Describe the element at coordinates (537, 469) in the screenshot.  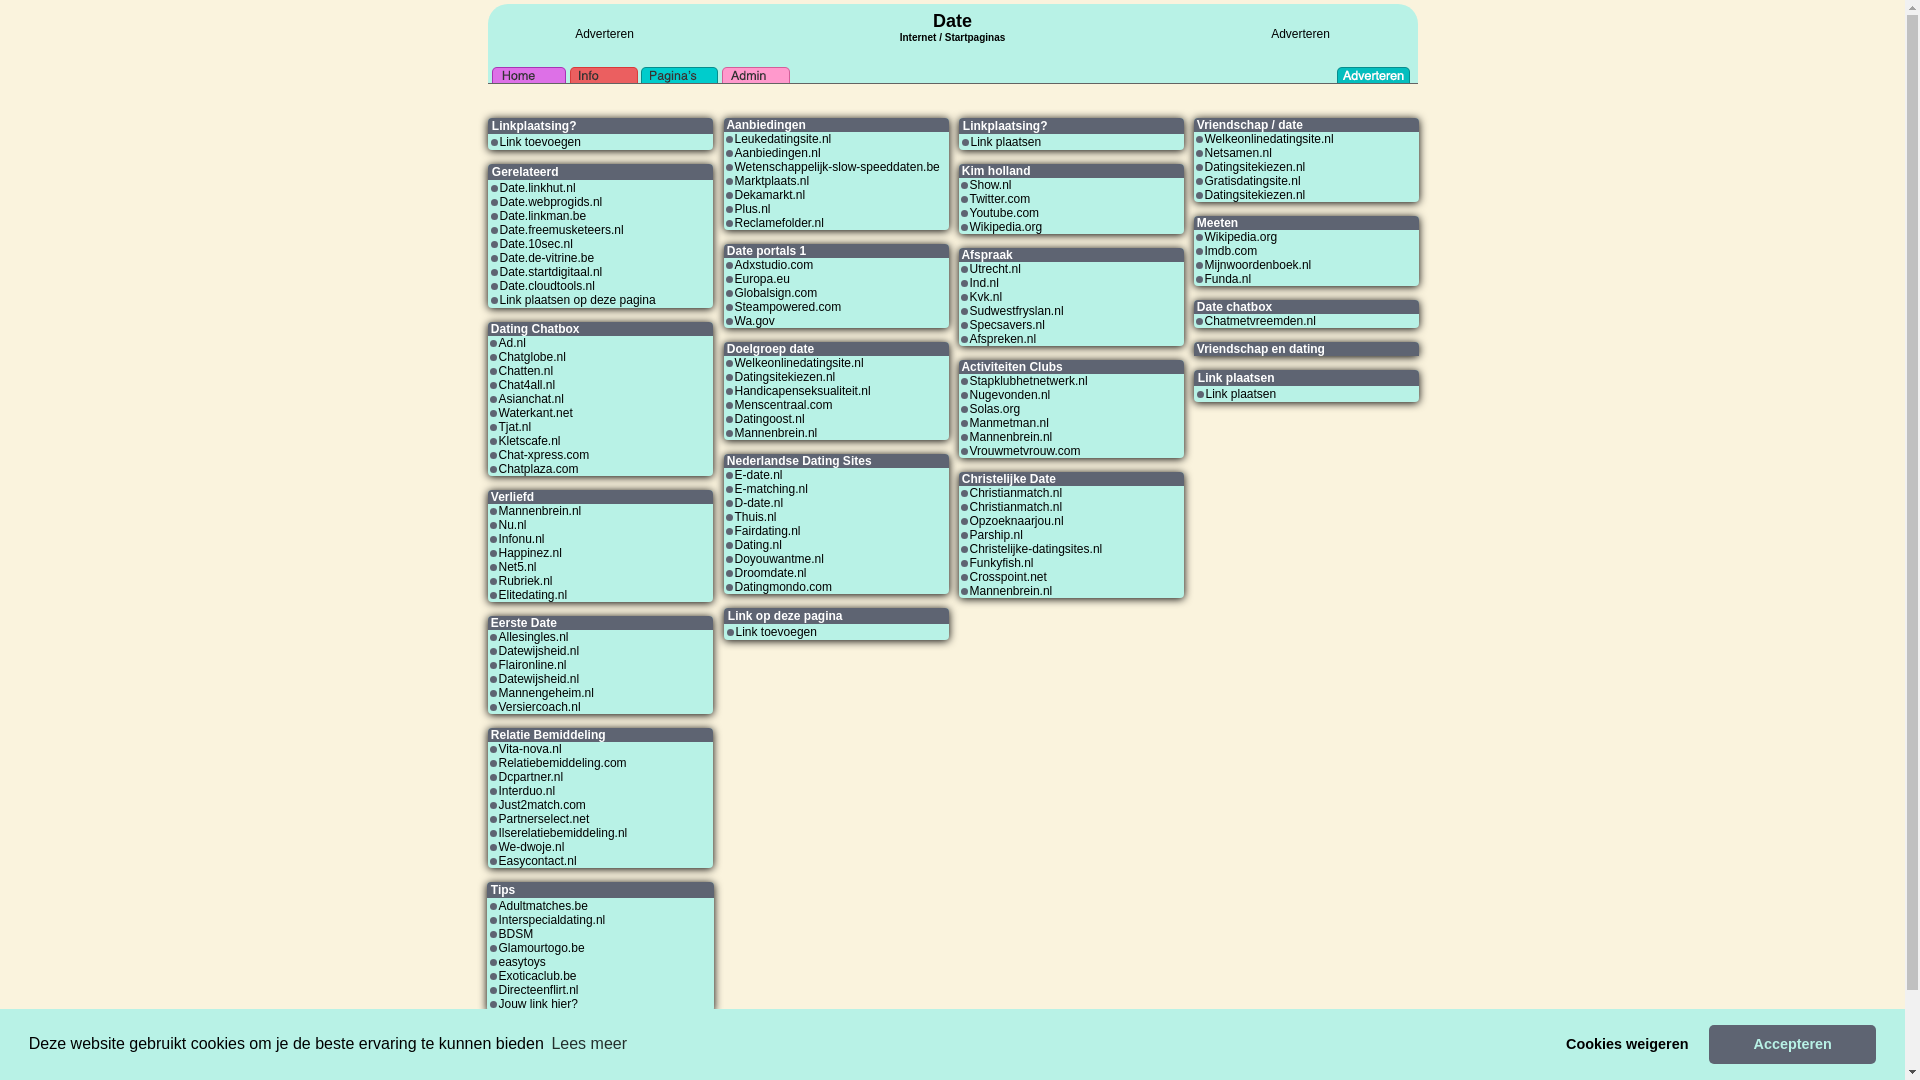
I see `'Chatplaza.com'` at that location.